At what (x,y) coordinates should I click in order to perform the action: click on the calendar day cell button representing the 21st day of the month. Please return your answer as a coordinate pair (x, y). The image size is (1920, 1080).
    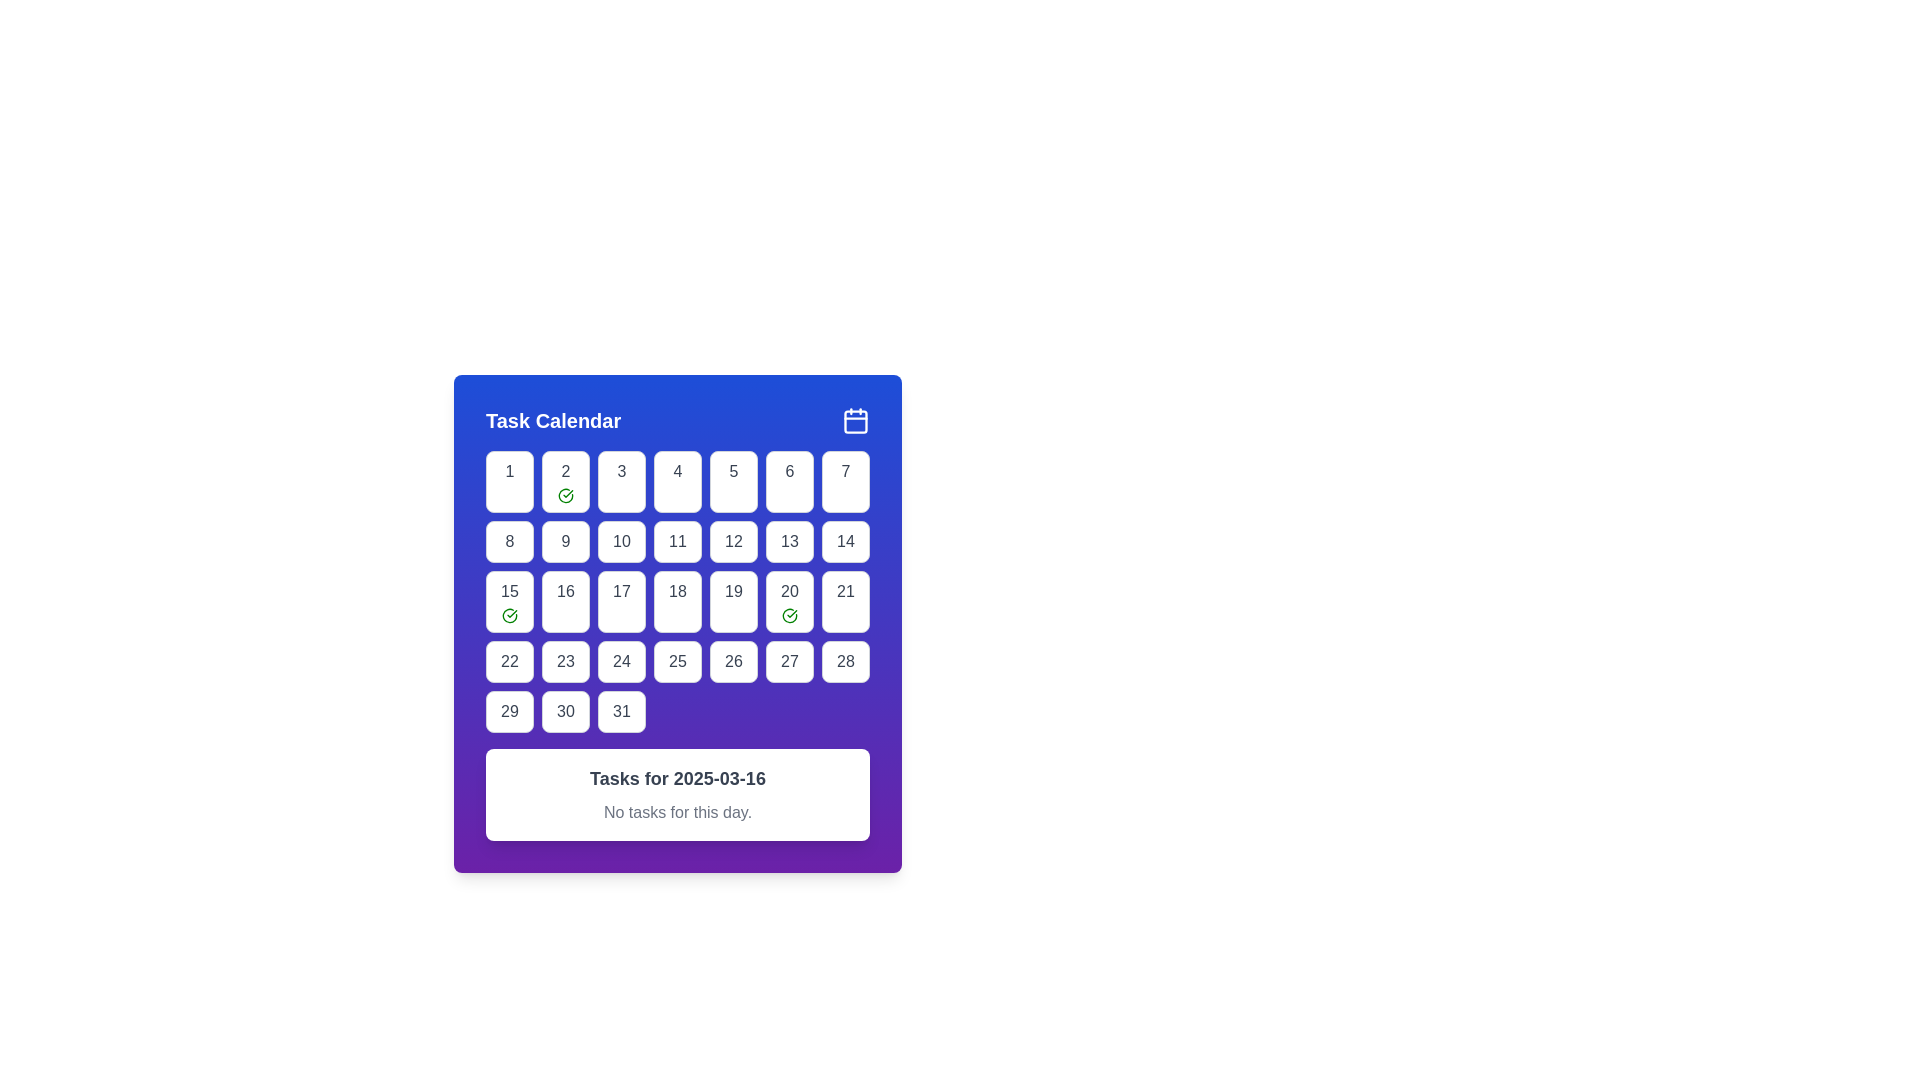
    Looking at the image, I should click on (845, 600).